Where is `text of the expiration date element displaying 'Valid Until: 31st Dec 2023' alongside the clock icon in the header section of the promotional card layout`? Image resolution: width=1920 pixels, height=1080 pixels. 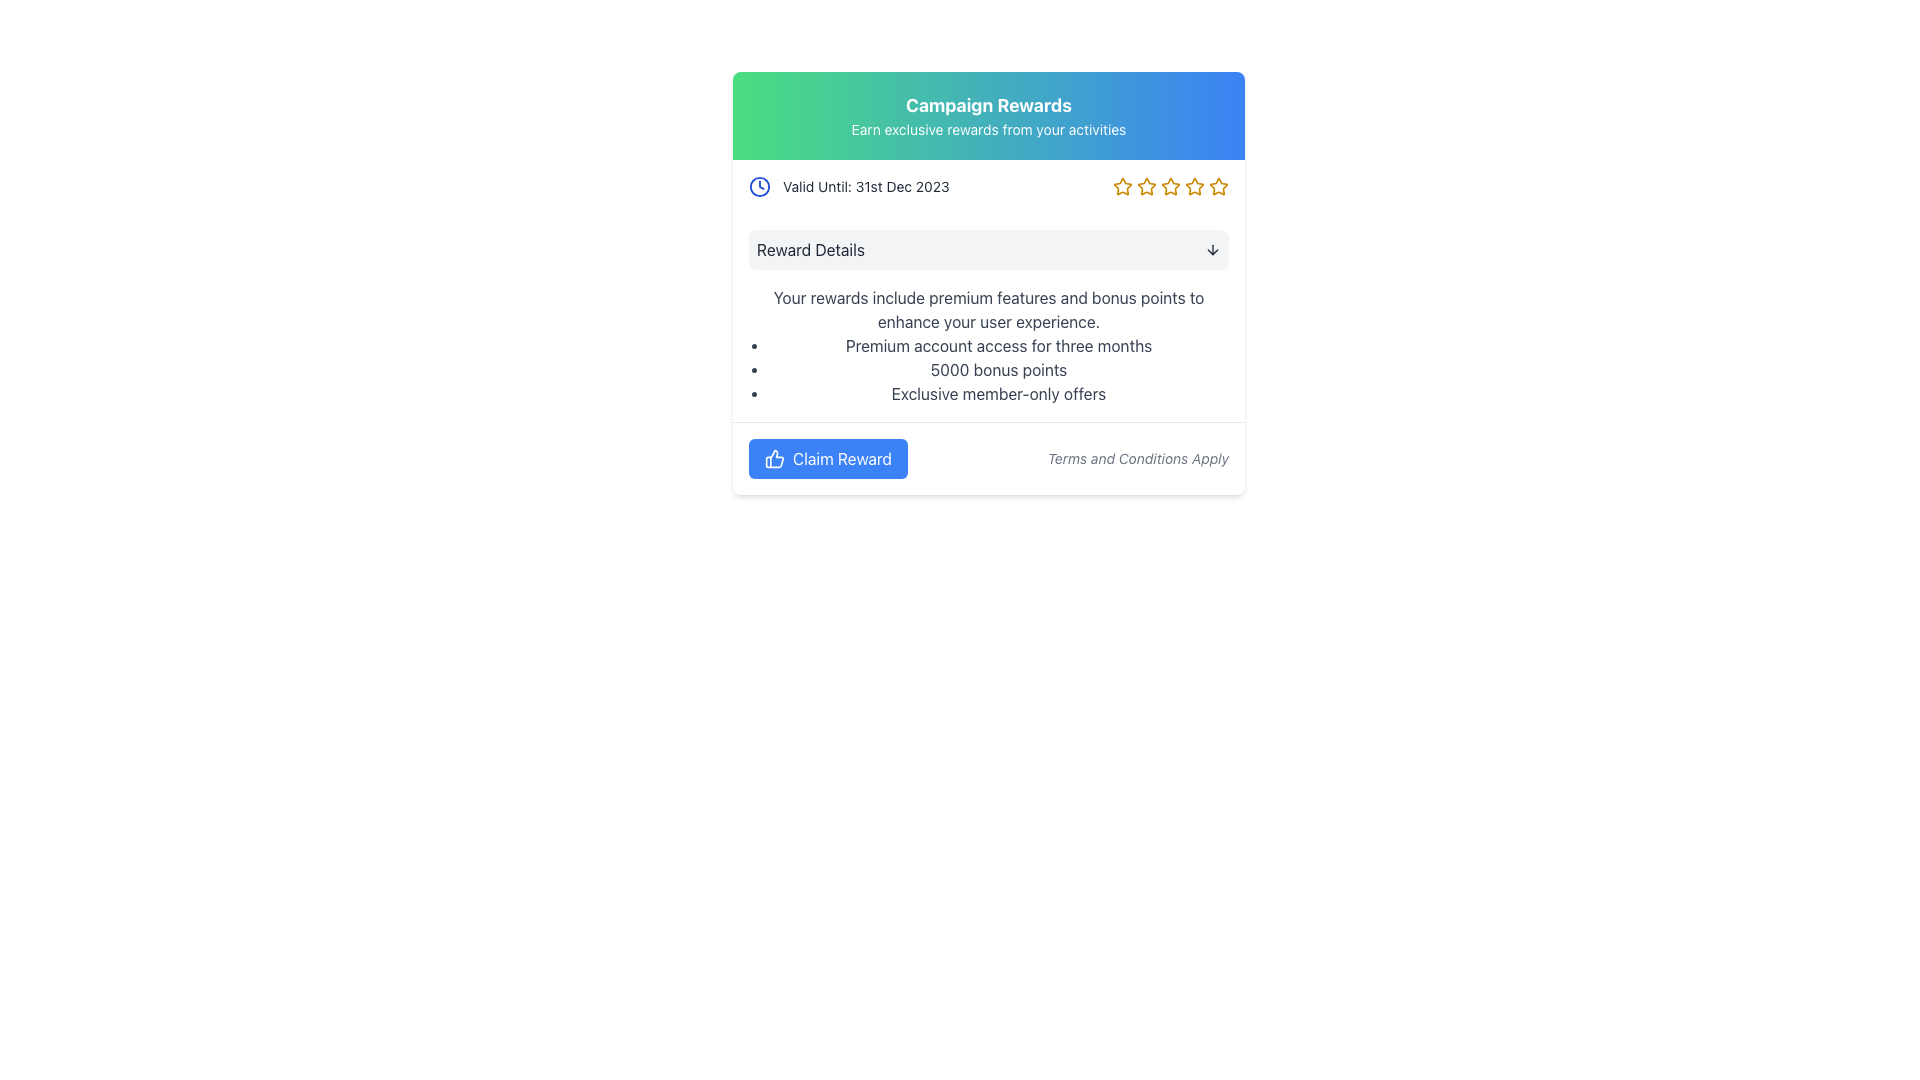
text of the expiration date element displaying 'Valid Until: 31st Dec 2023' alongside the clock icon in the header section of the promotional card layout is located at coordinates (849, 186).